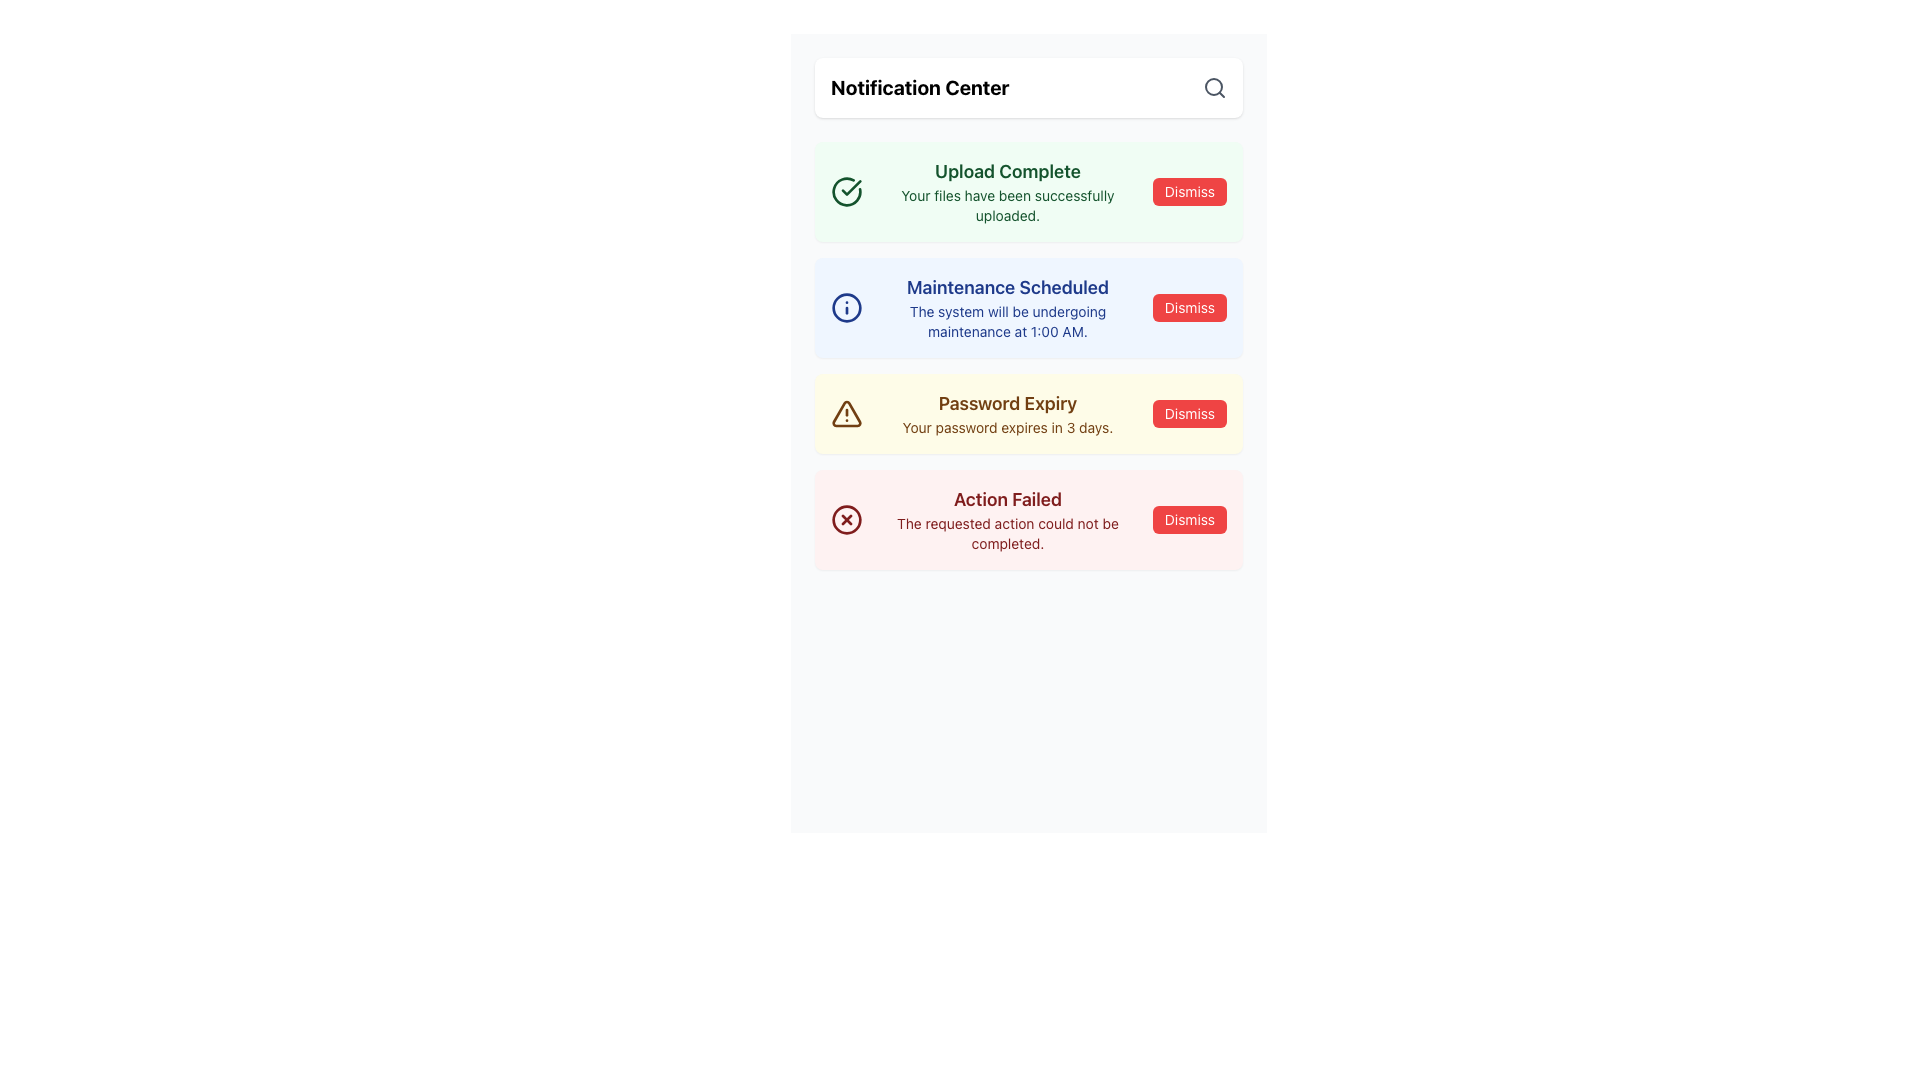 The width and height of the screenshot is (1920, 1080). What do you see at coordinates (846, 192) in the screenshot?
I see `the circular icon with a green border and a checkmark inside, located in the top-left corner of the 'Upload Complete' notification card` at bounding box center [846, 192].